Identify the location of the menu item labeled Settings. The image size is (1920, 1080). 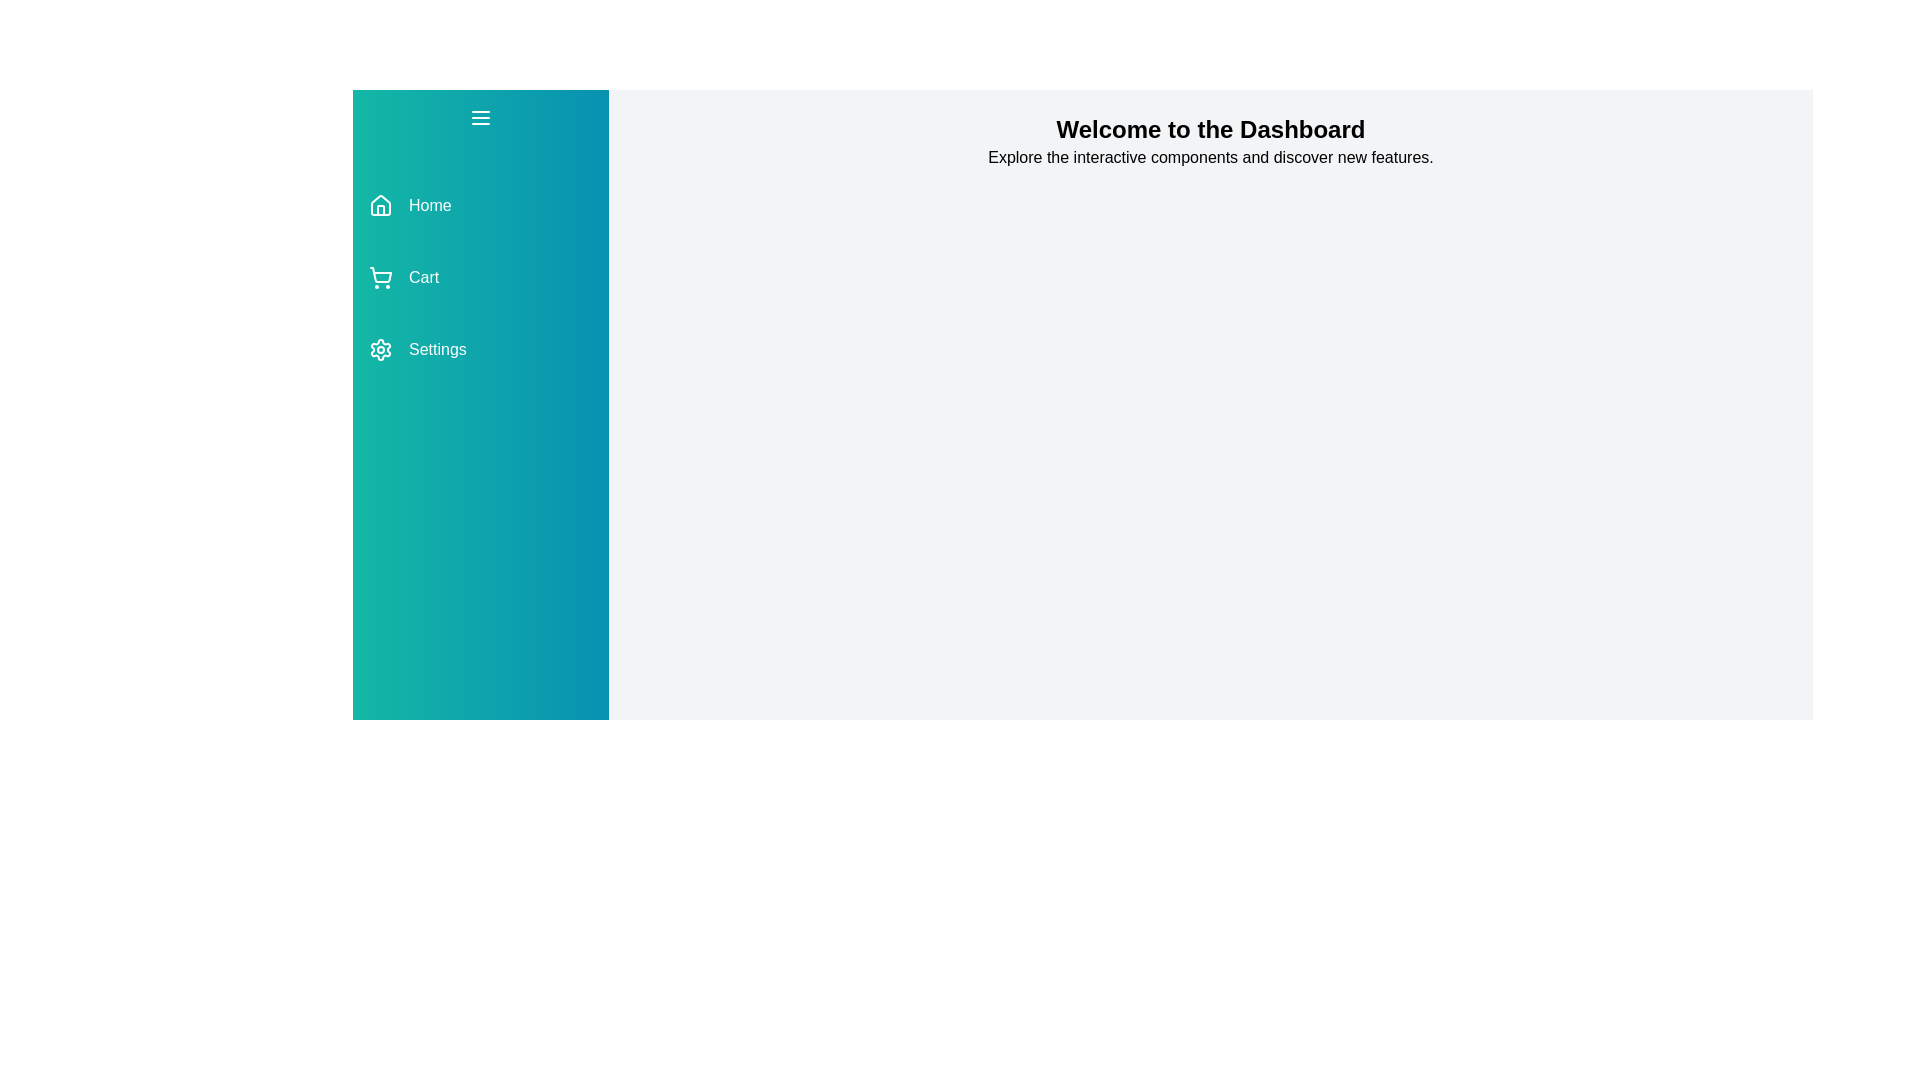
(480, 349).